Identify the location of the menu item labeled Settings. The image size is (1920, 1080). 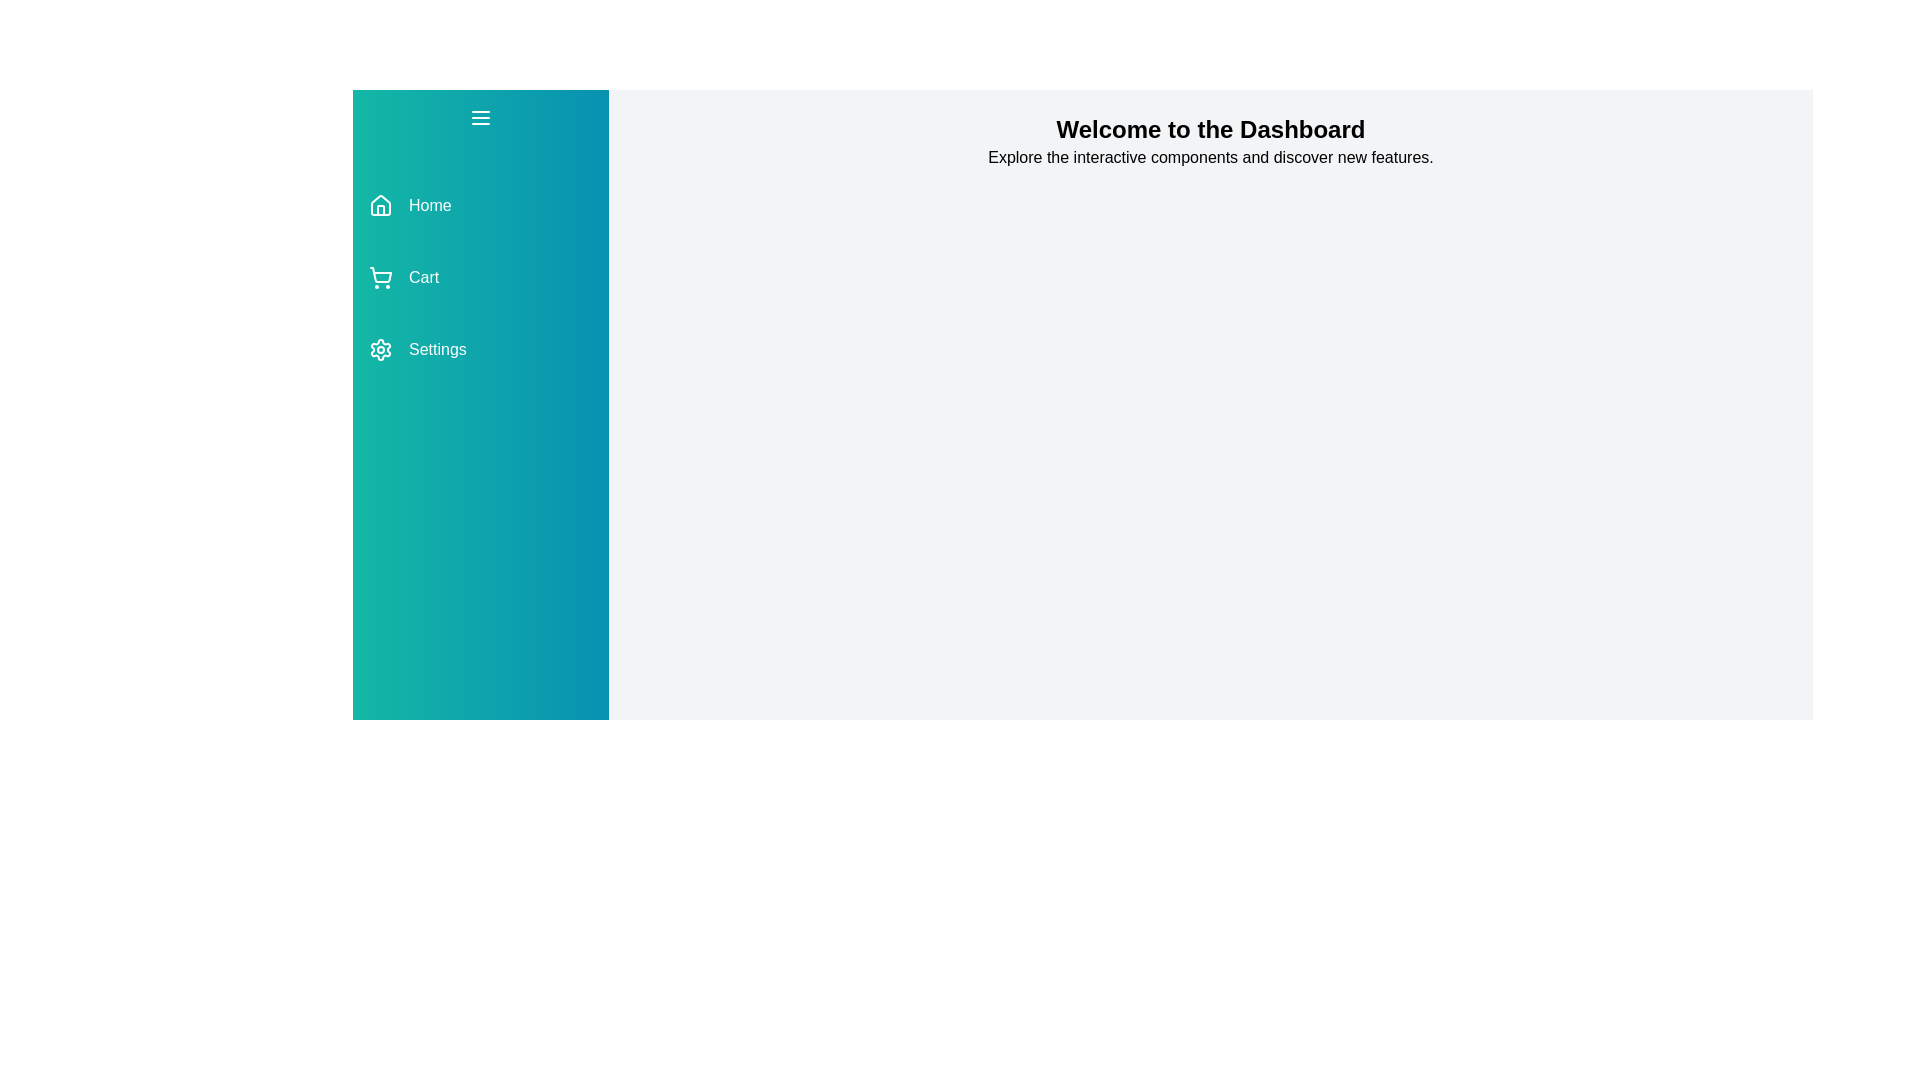
(480, 349).